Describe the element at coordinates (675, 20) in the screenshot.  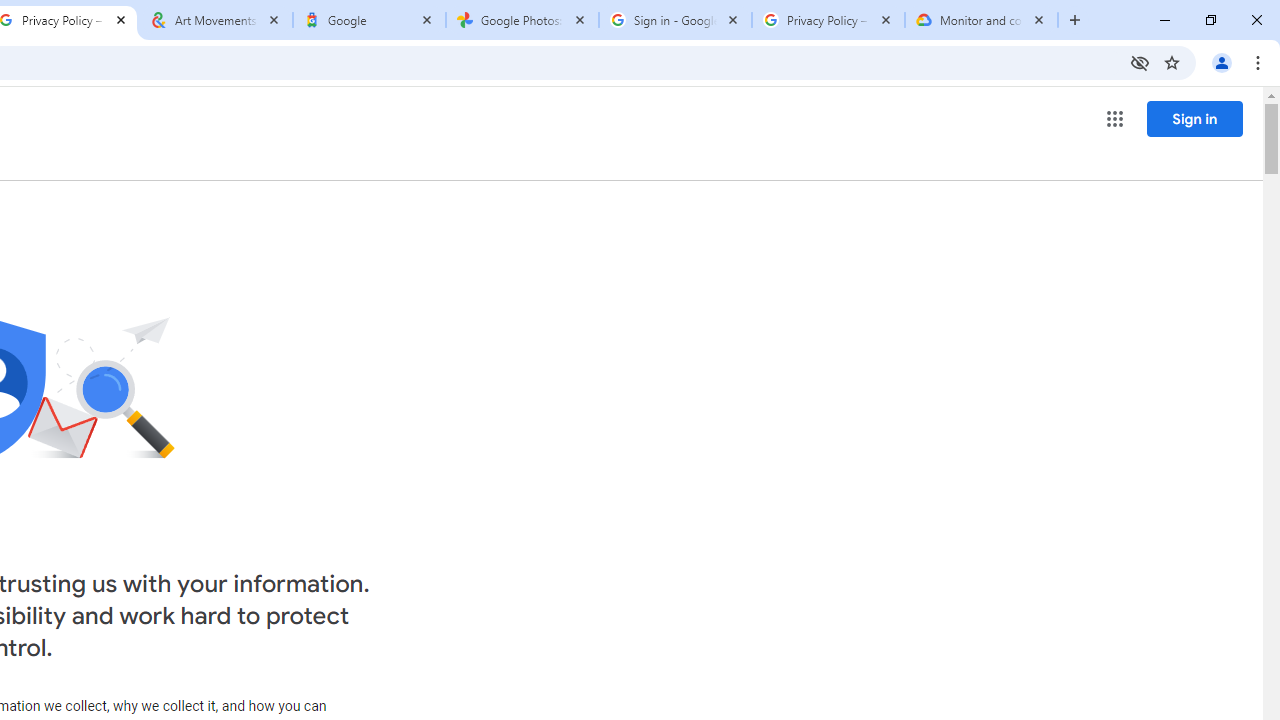
I see `'Sign in - Google Accounts'` at that location.